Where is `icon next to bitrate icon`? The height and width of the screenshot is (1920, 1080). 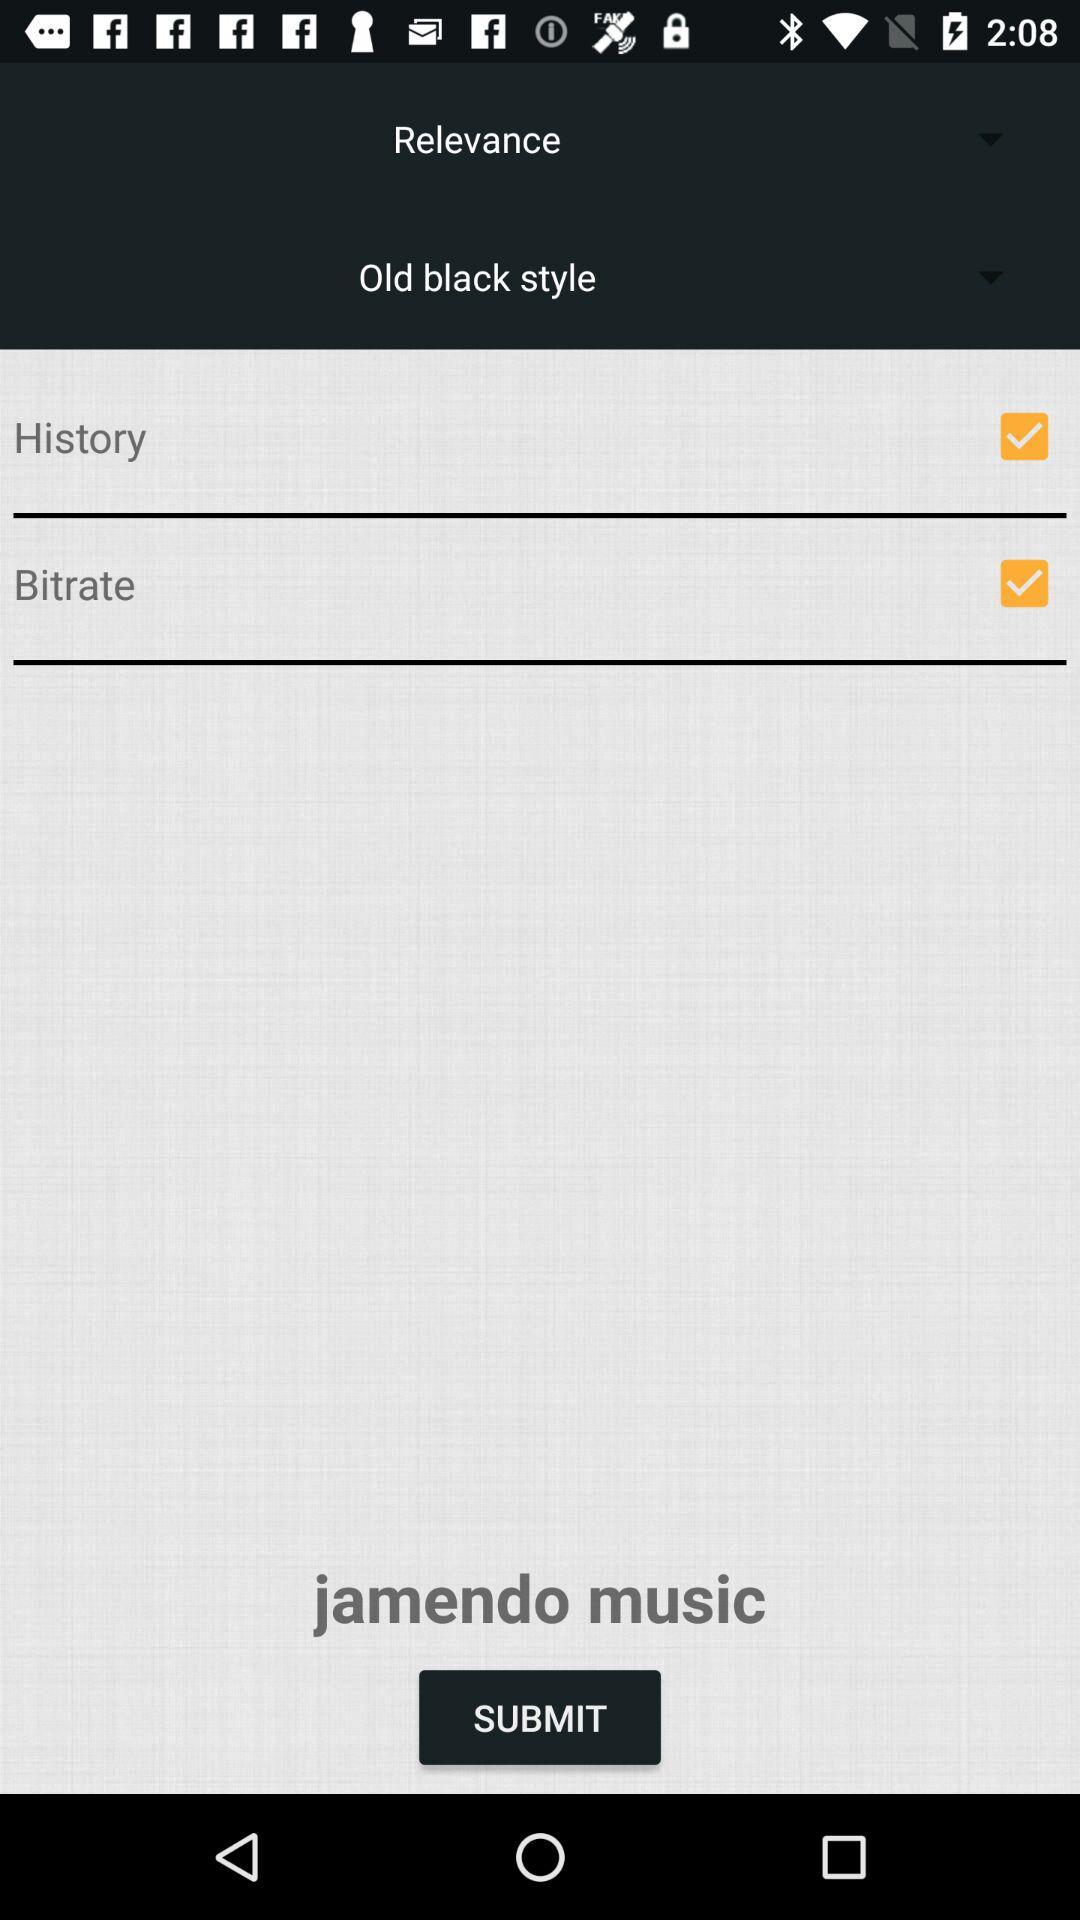 icon next to bitrate icon is located at coordinates (1024, 582).